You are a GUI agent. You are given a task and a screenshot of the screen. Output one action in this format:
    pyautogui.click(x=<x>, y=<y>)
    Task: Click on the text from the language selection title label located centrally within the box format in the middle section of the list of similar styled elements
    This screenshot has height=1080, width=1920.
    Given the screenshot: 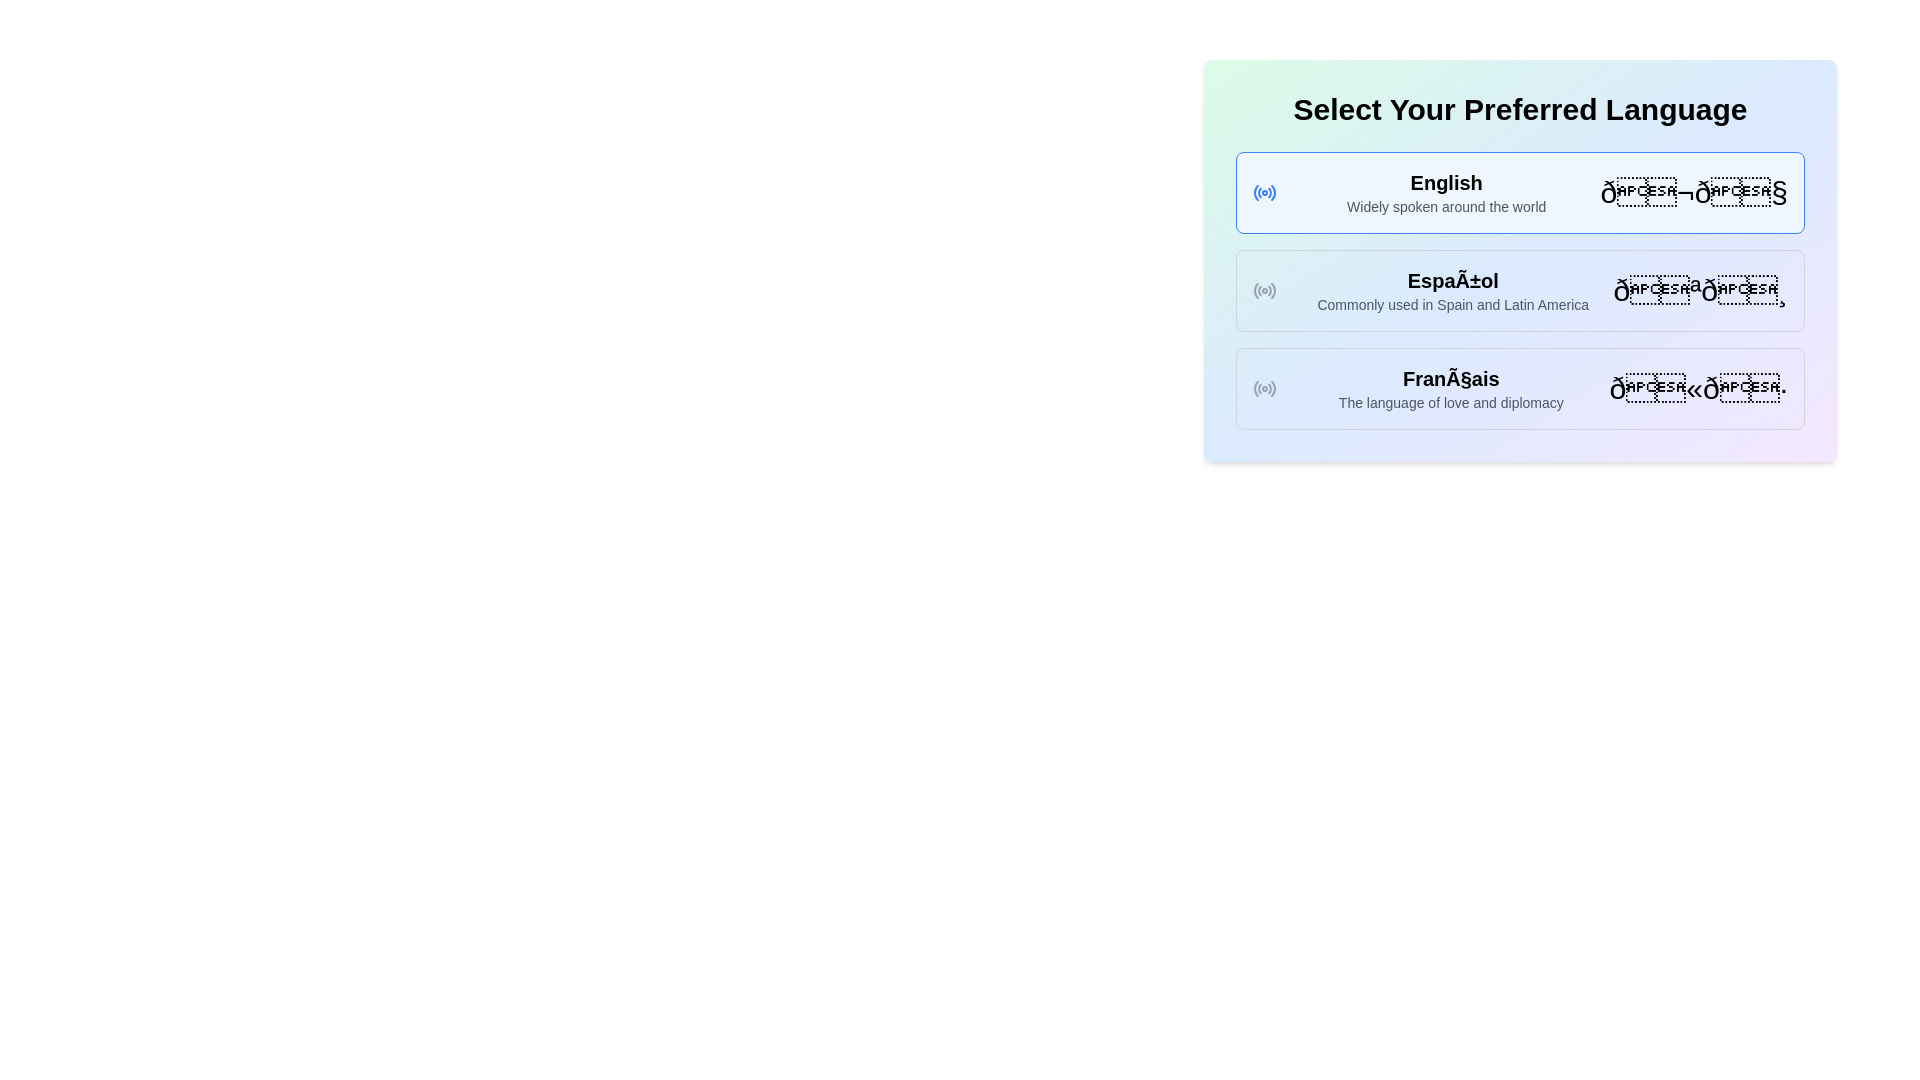 What is the action you would take?
    pyautogui.click(x=1453, y=281)
    